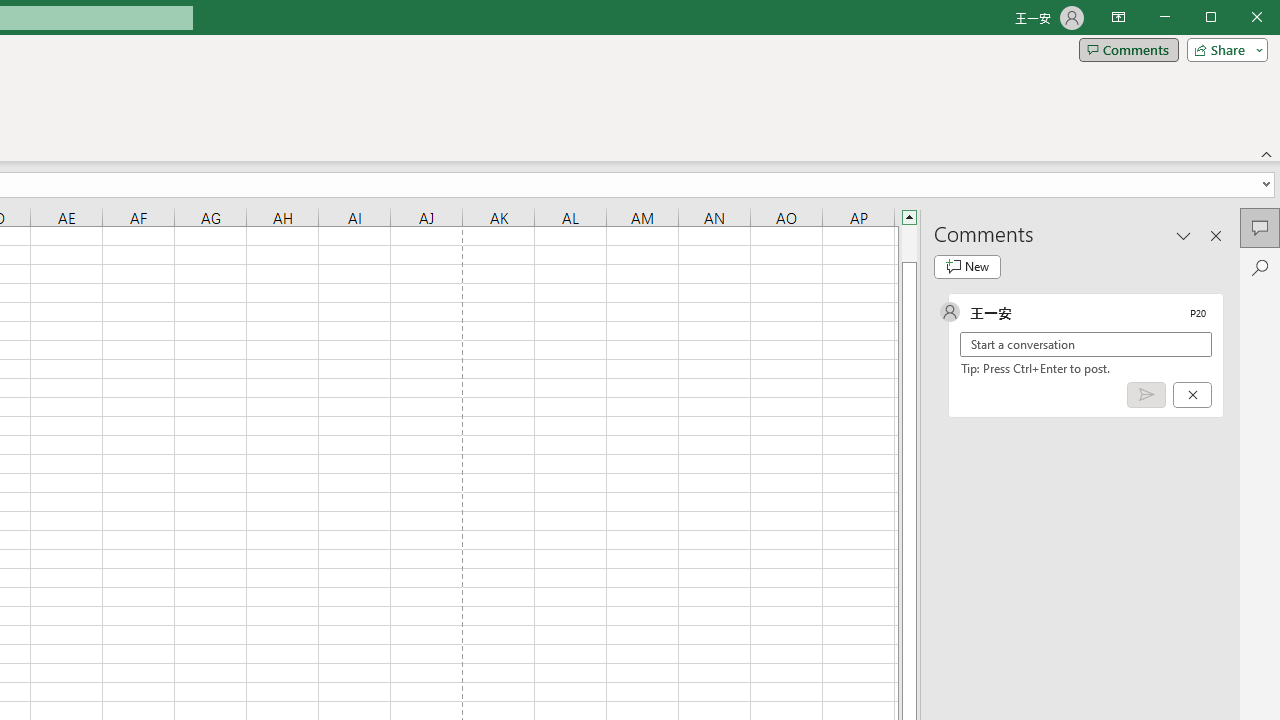 The width and height of the screenshot is (1280, 720). Describe the element at coordinates (1192, 395) in the screenshot. I see `'Cancel'` at that location.